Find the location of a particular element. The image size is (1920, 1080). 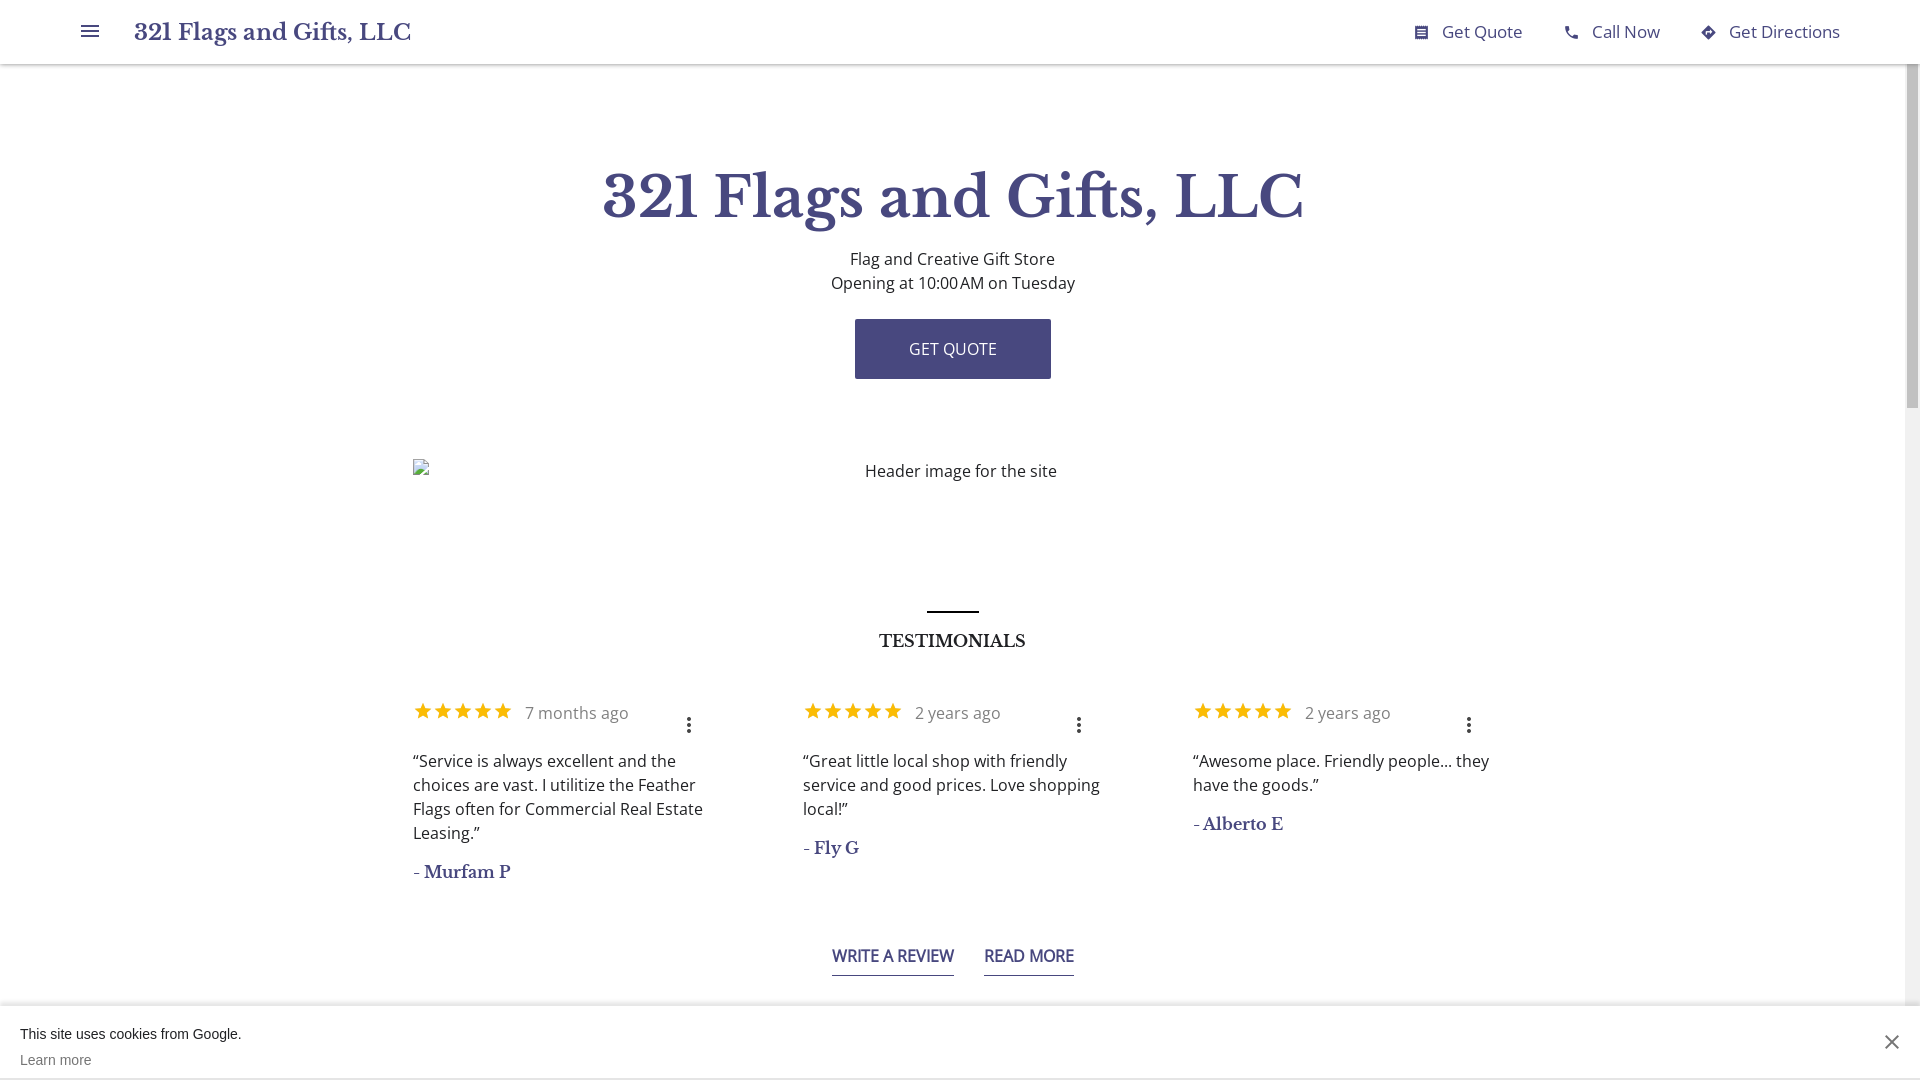

'GET QUOTE' is located at coordinates (950, 347).